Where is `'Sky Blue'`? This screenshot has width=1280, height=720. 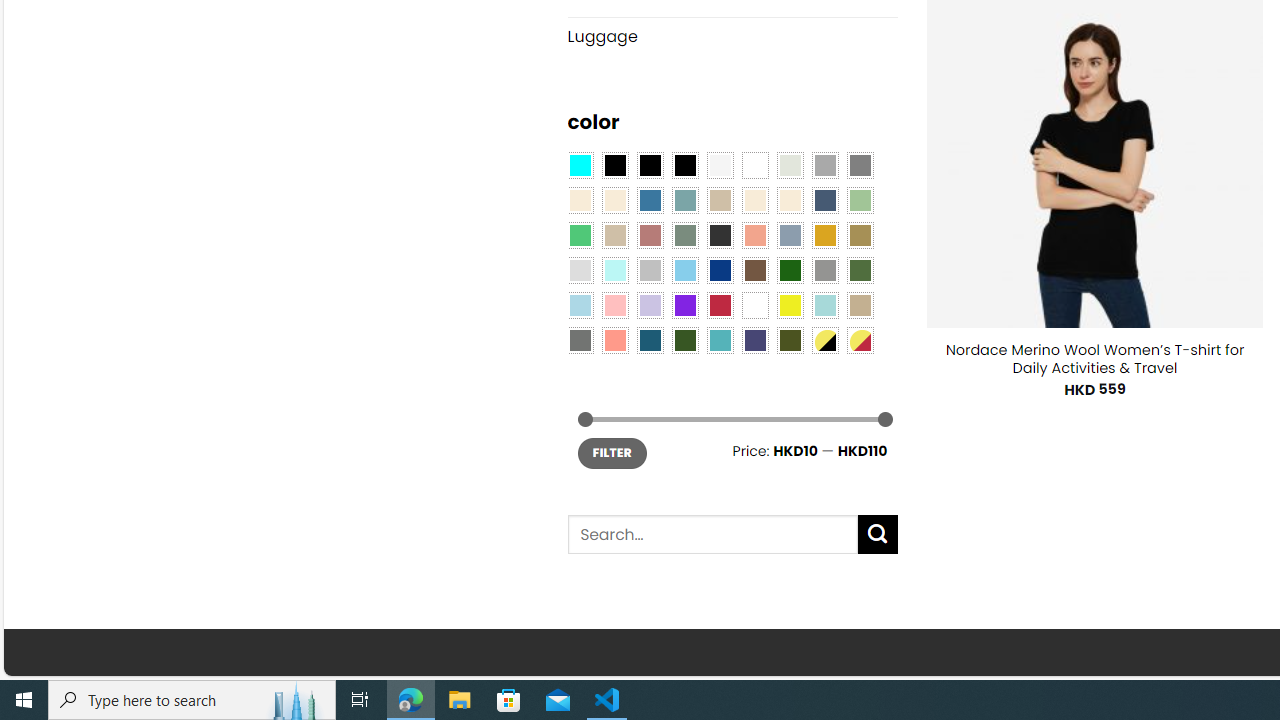 'Sky Blue' is located at coordinates (684, 270).